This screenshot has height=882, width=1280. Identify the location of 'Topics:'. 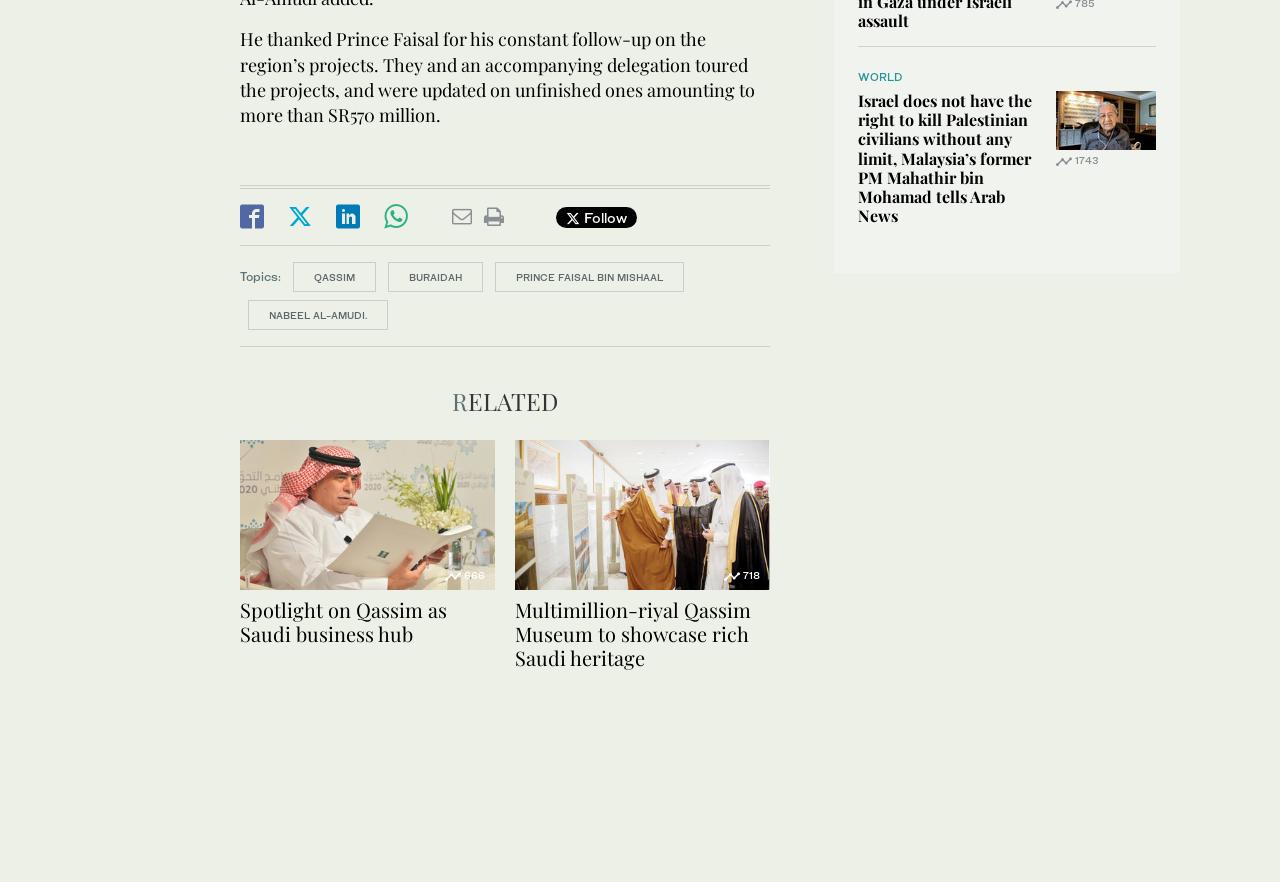
(259, 275).